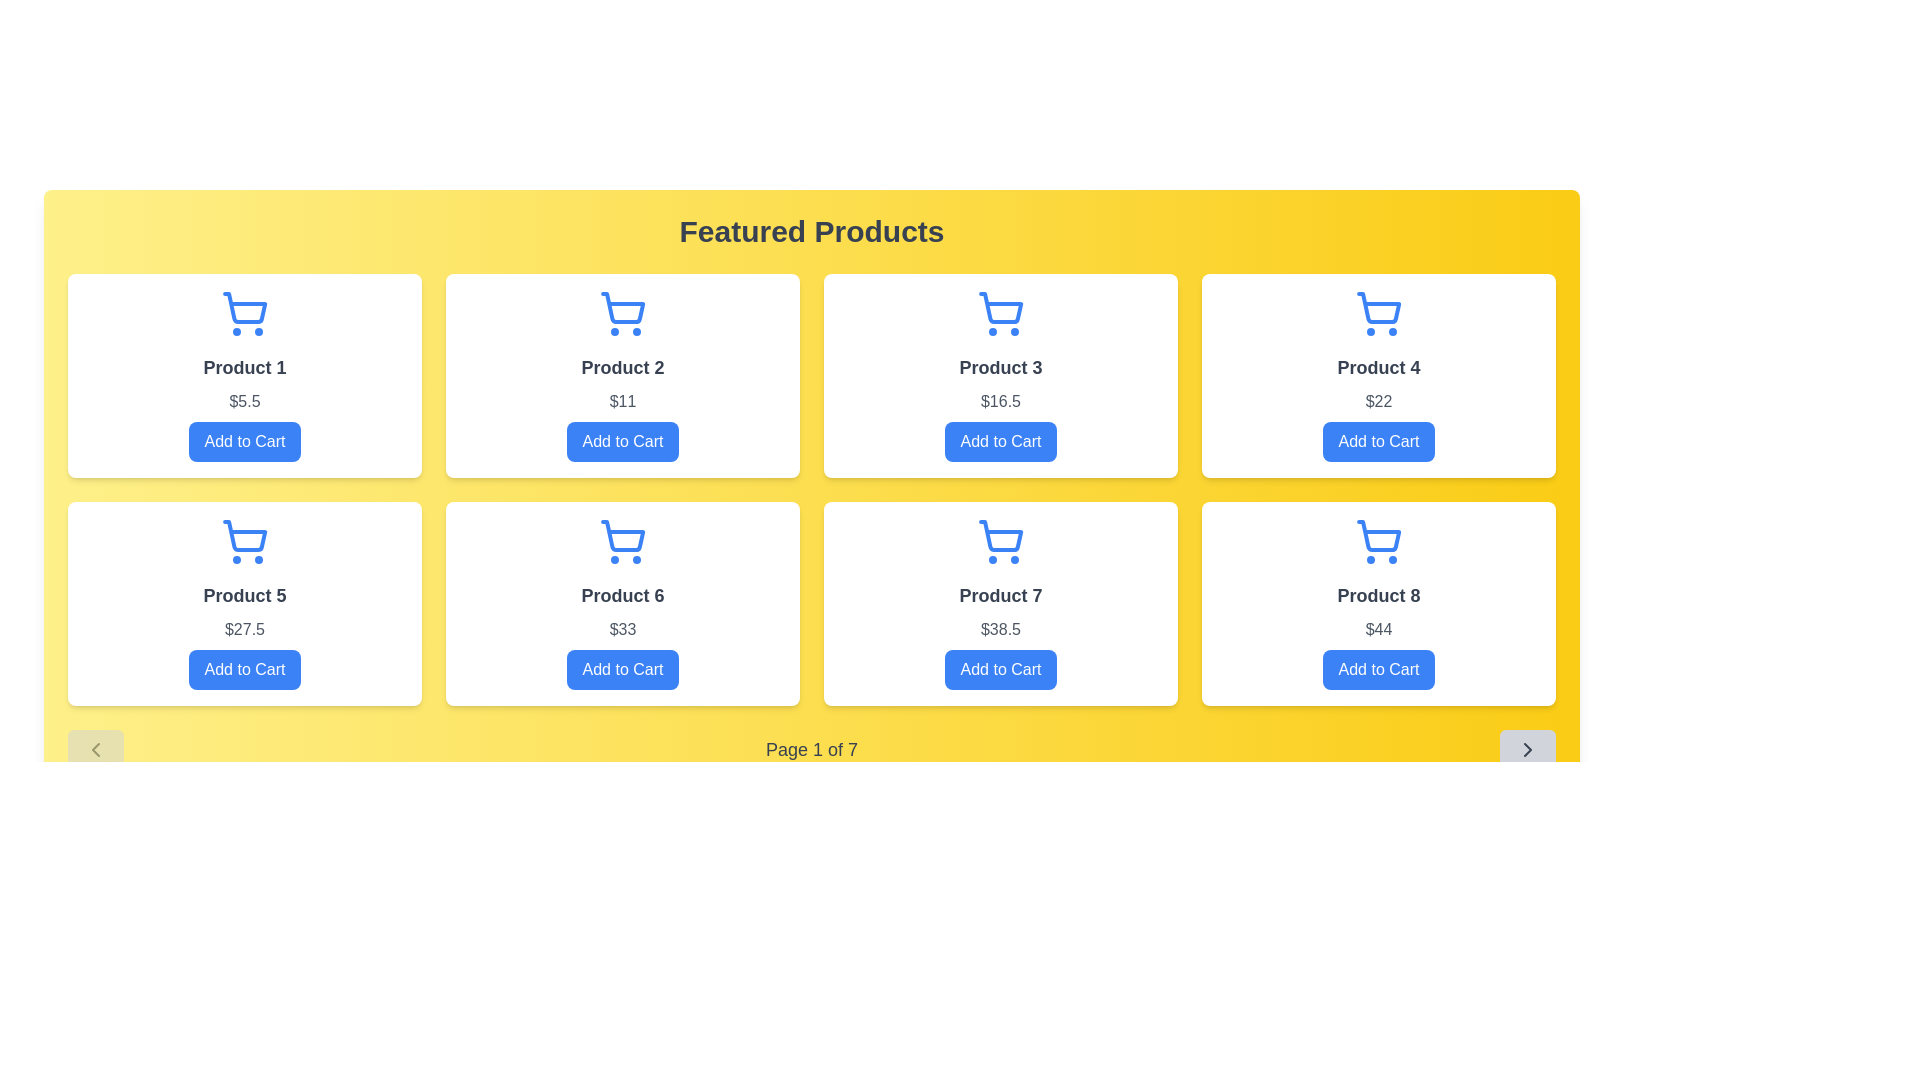 This screenshot has height=1080, width=1920. I want to click on the Text label that serves as the descriptive title for a product, located below the shopping cart icon and above the price label ('$22'), so click(1377, 367).